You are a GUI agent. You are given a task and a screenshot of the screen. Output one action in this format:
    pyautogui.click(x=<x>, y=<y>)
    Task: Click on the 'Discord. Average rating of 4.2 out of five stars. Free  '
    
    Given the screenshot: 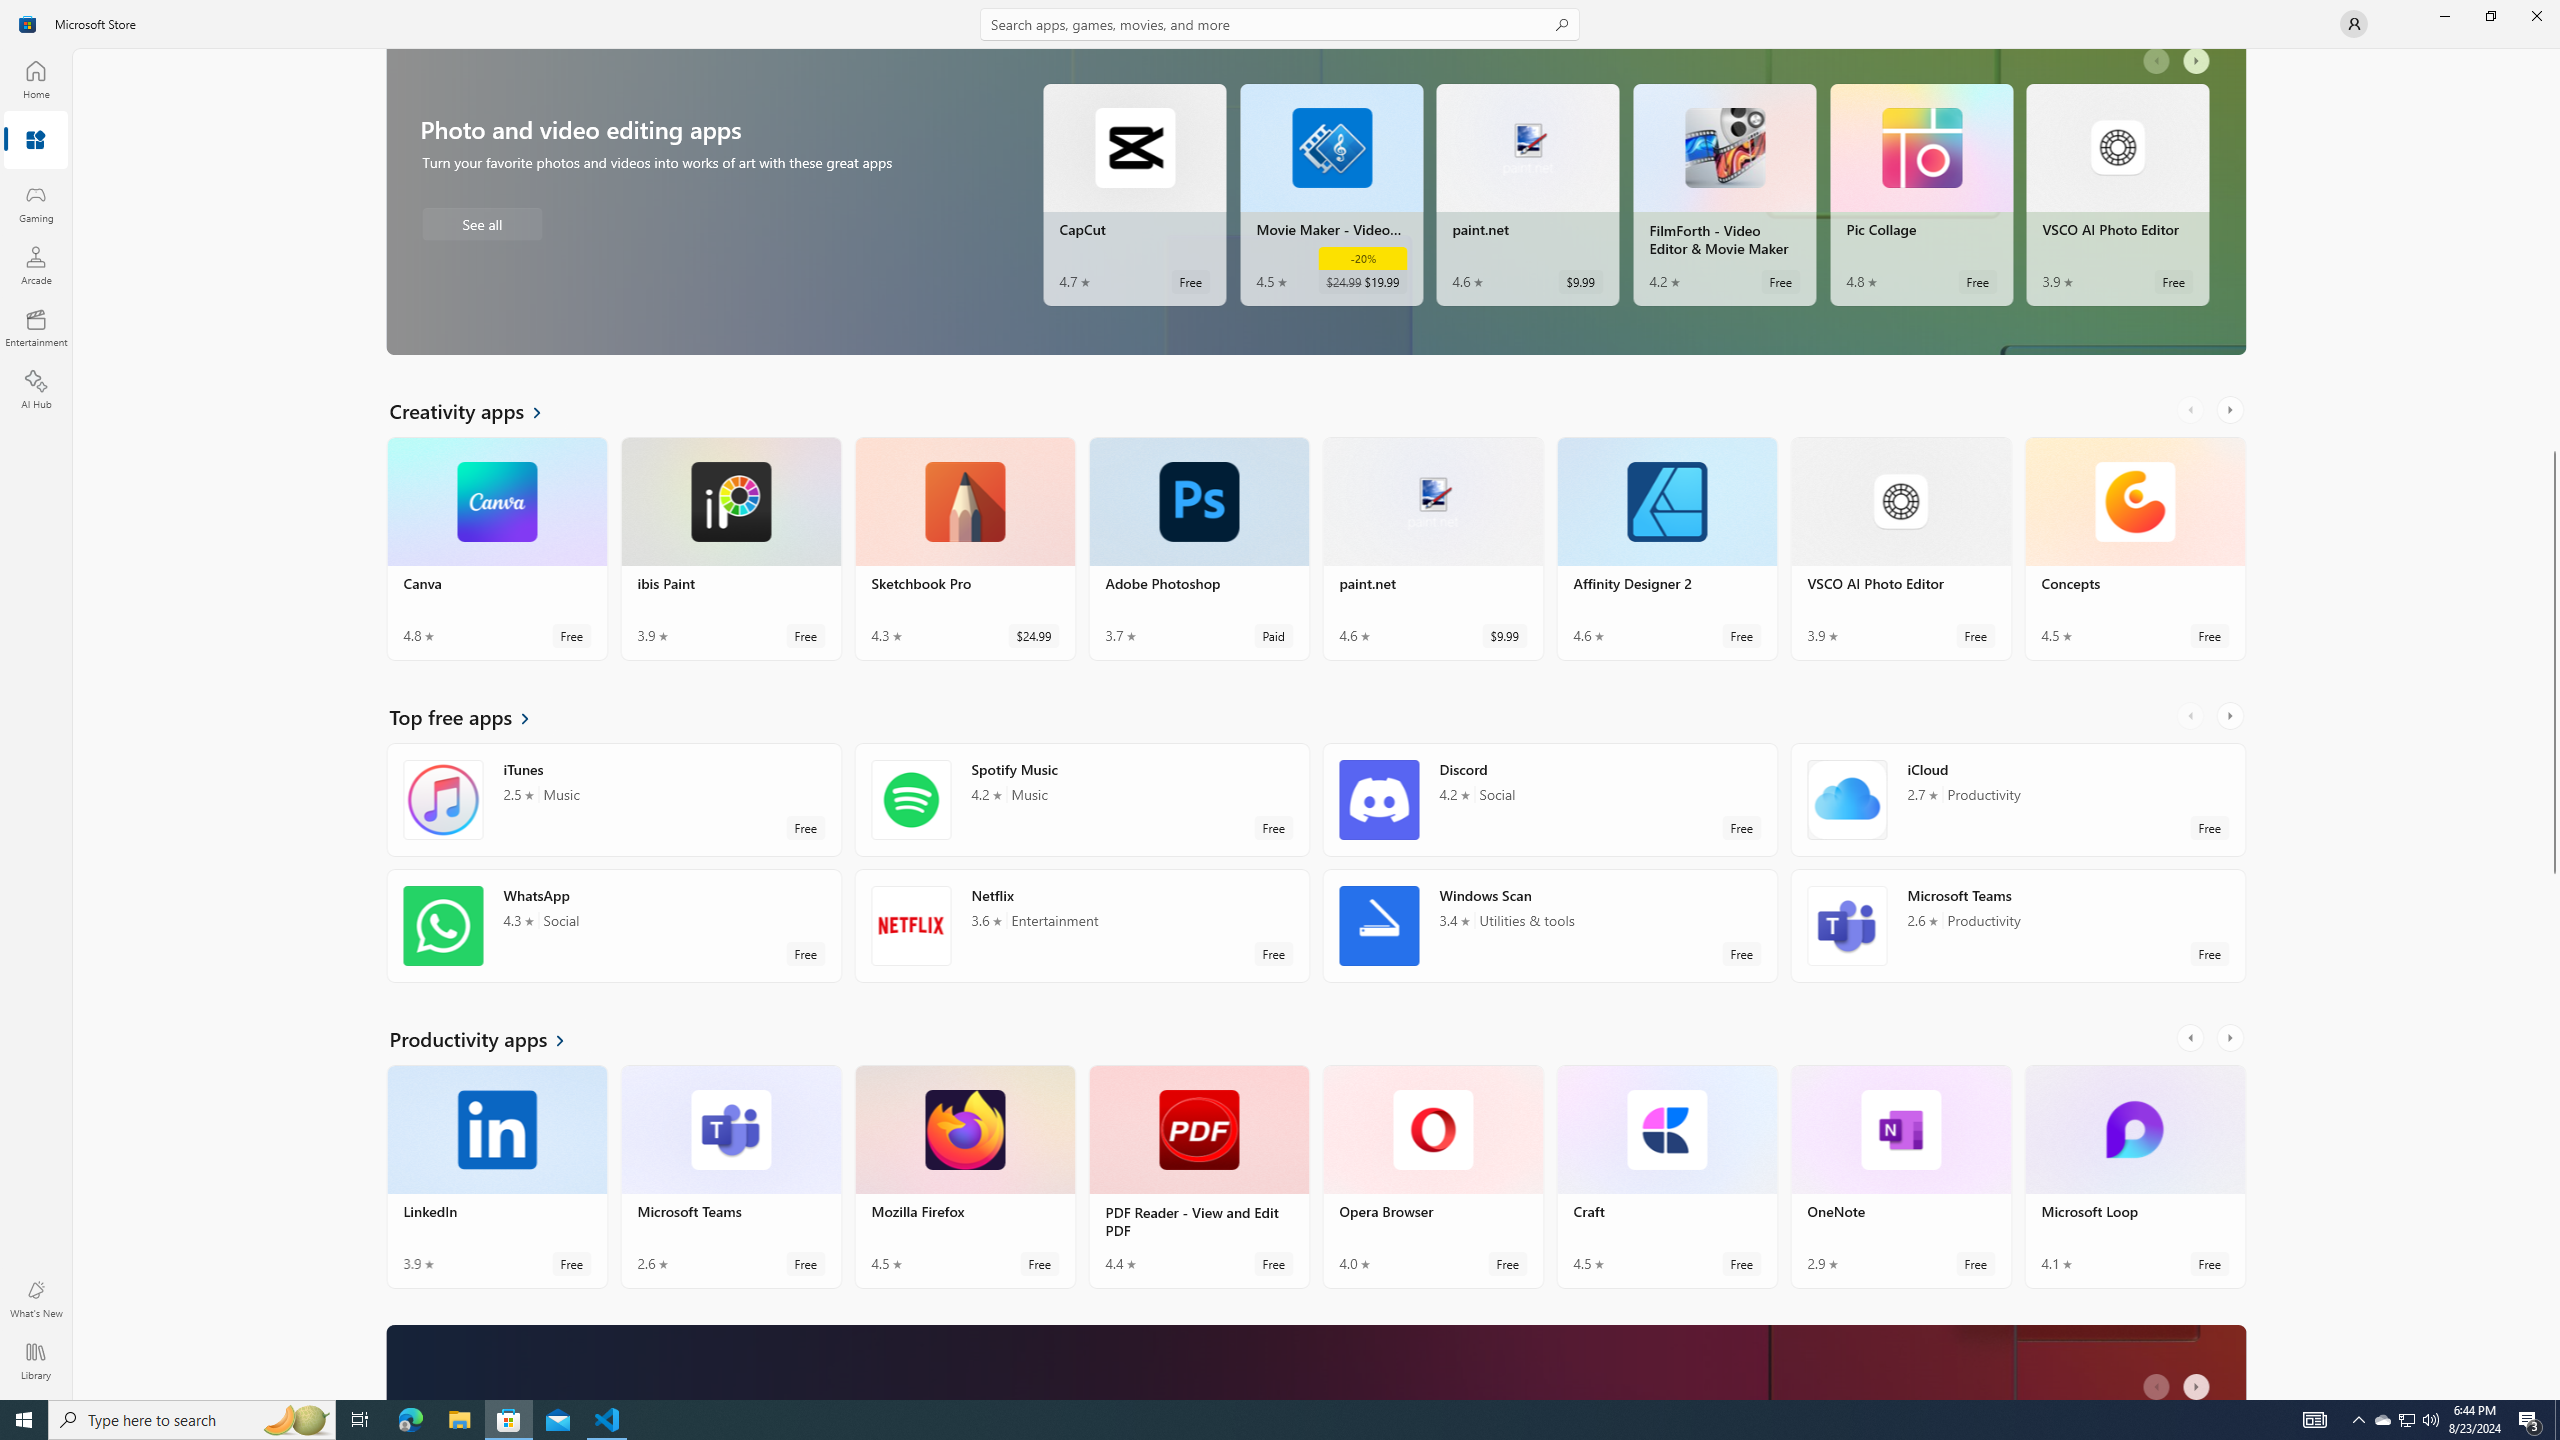 What is the action you would take?
    pyautogui.click(x=1549, y=798)
    